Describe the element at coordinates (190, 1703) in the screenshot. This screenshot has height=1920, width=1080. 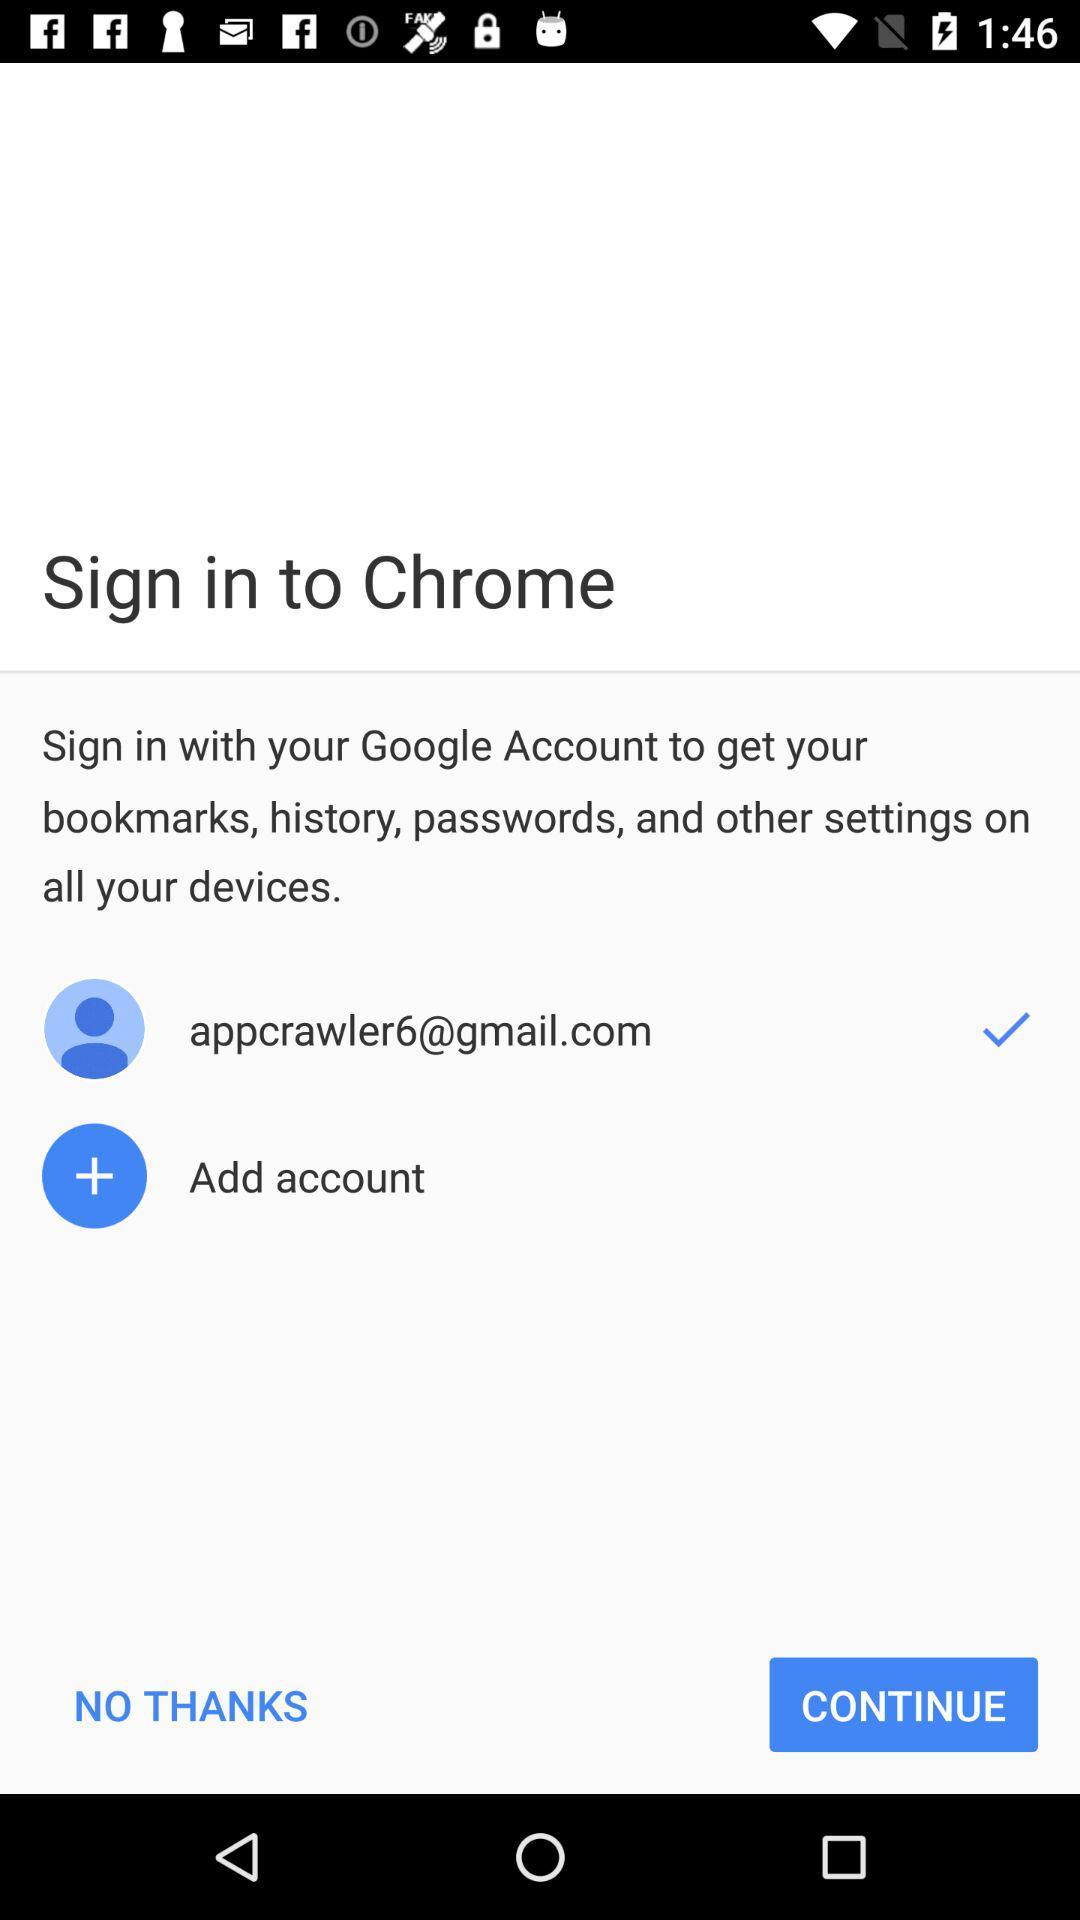
I see `item to the left of continue icon` at that location.